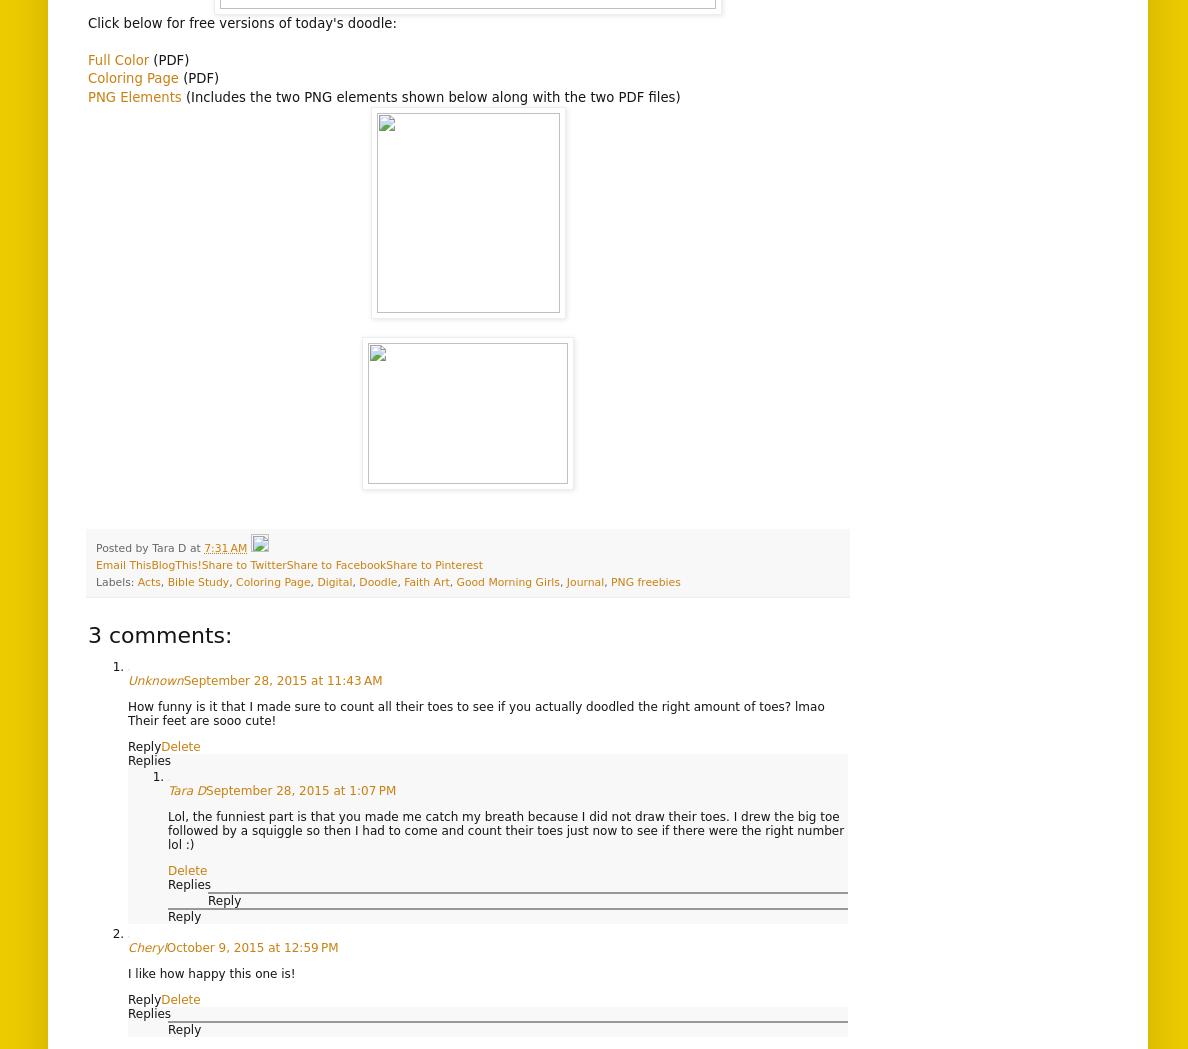 Image resolution: width=1188 pixels, height=1049 pixels. Describe the element at coordinates (359, 581) in the screenshot. I see `'Doodle'` at that location.